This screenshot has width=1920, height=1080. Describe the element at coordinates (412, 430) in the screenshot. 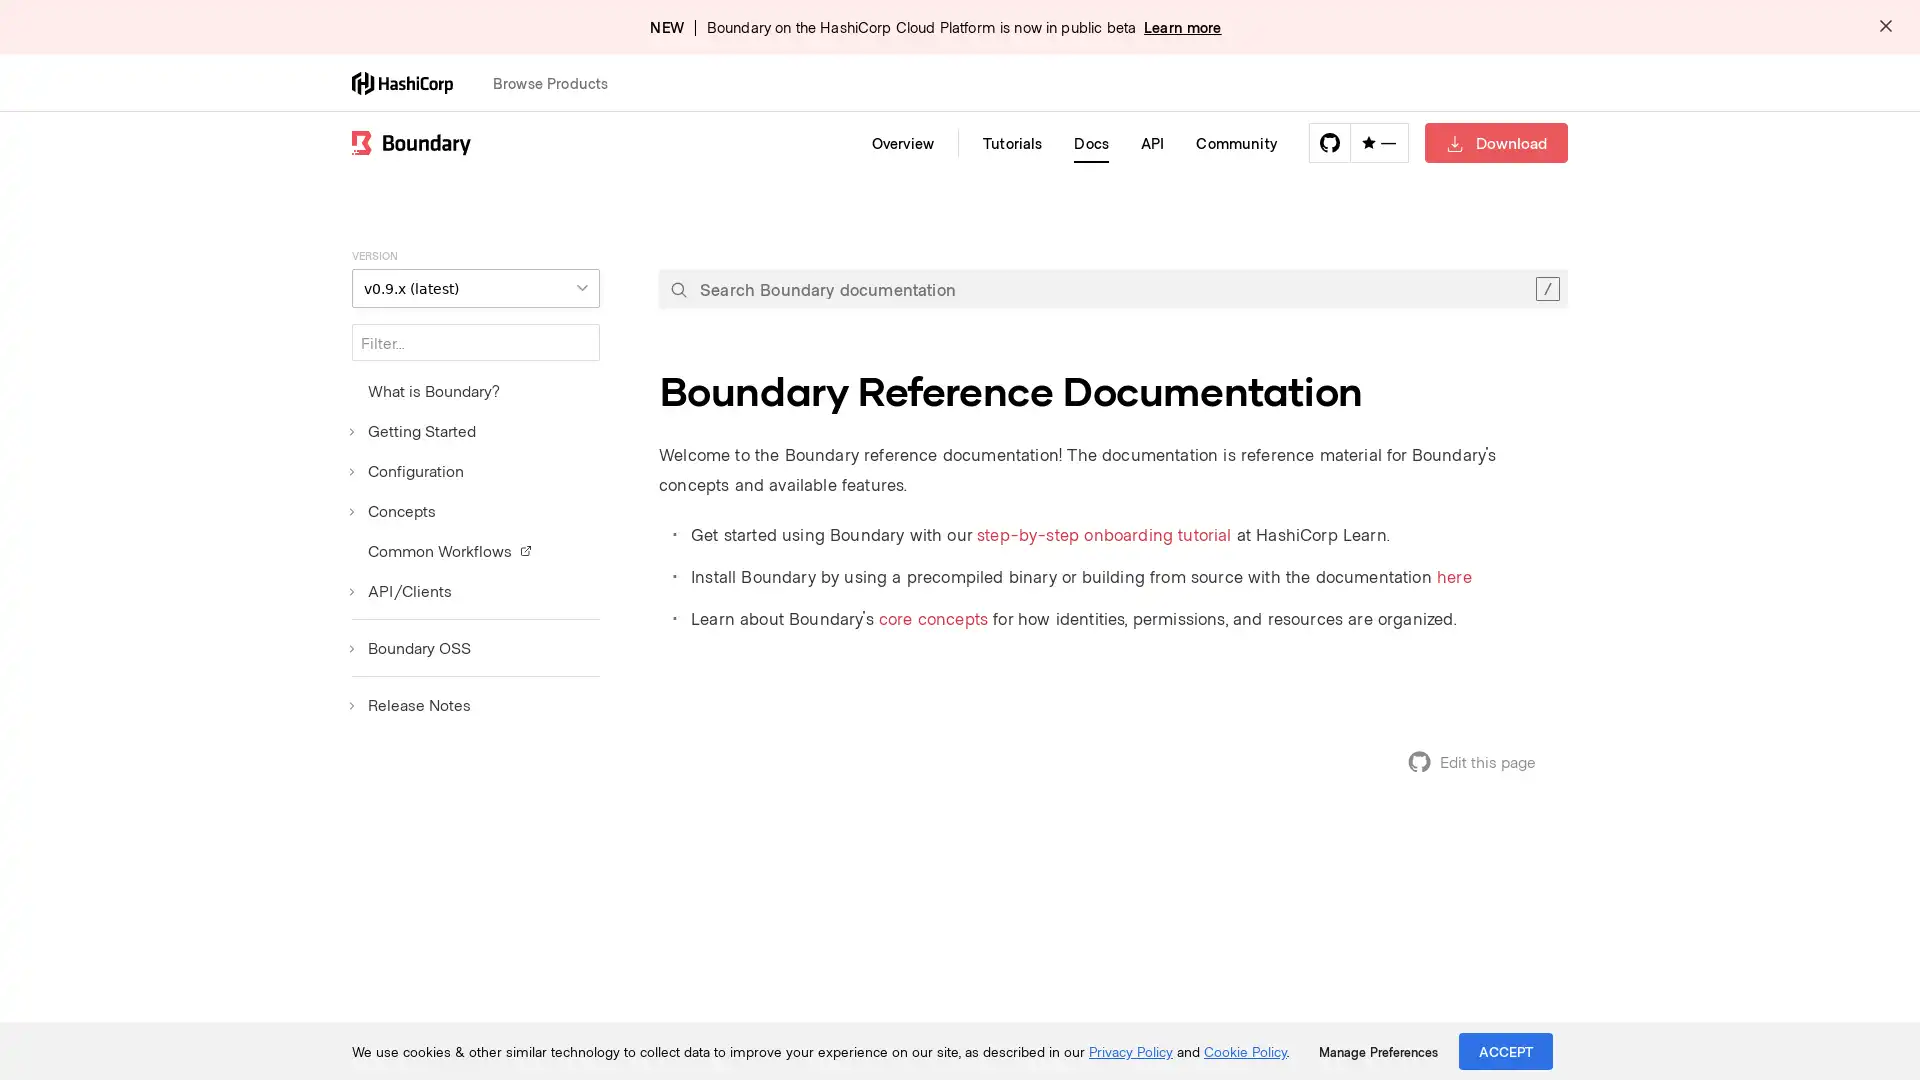

I see `Getting Started` at that location.